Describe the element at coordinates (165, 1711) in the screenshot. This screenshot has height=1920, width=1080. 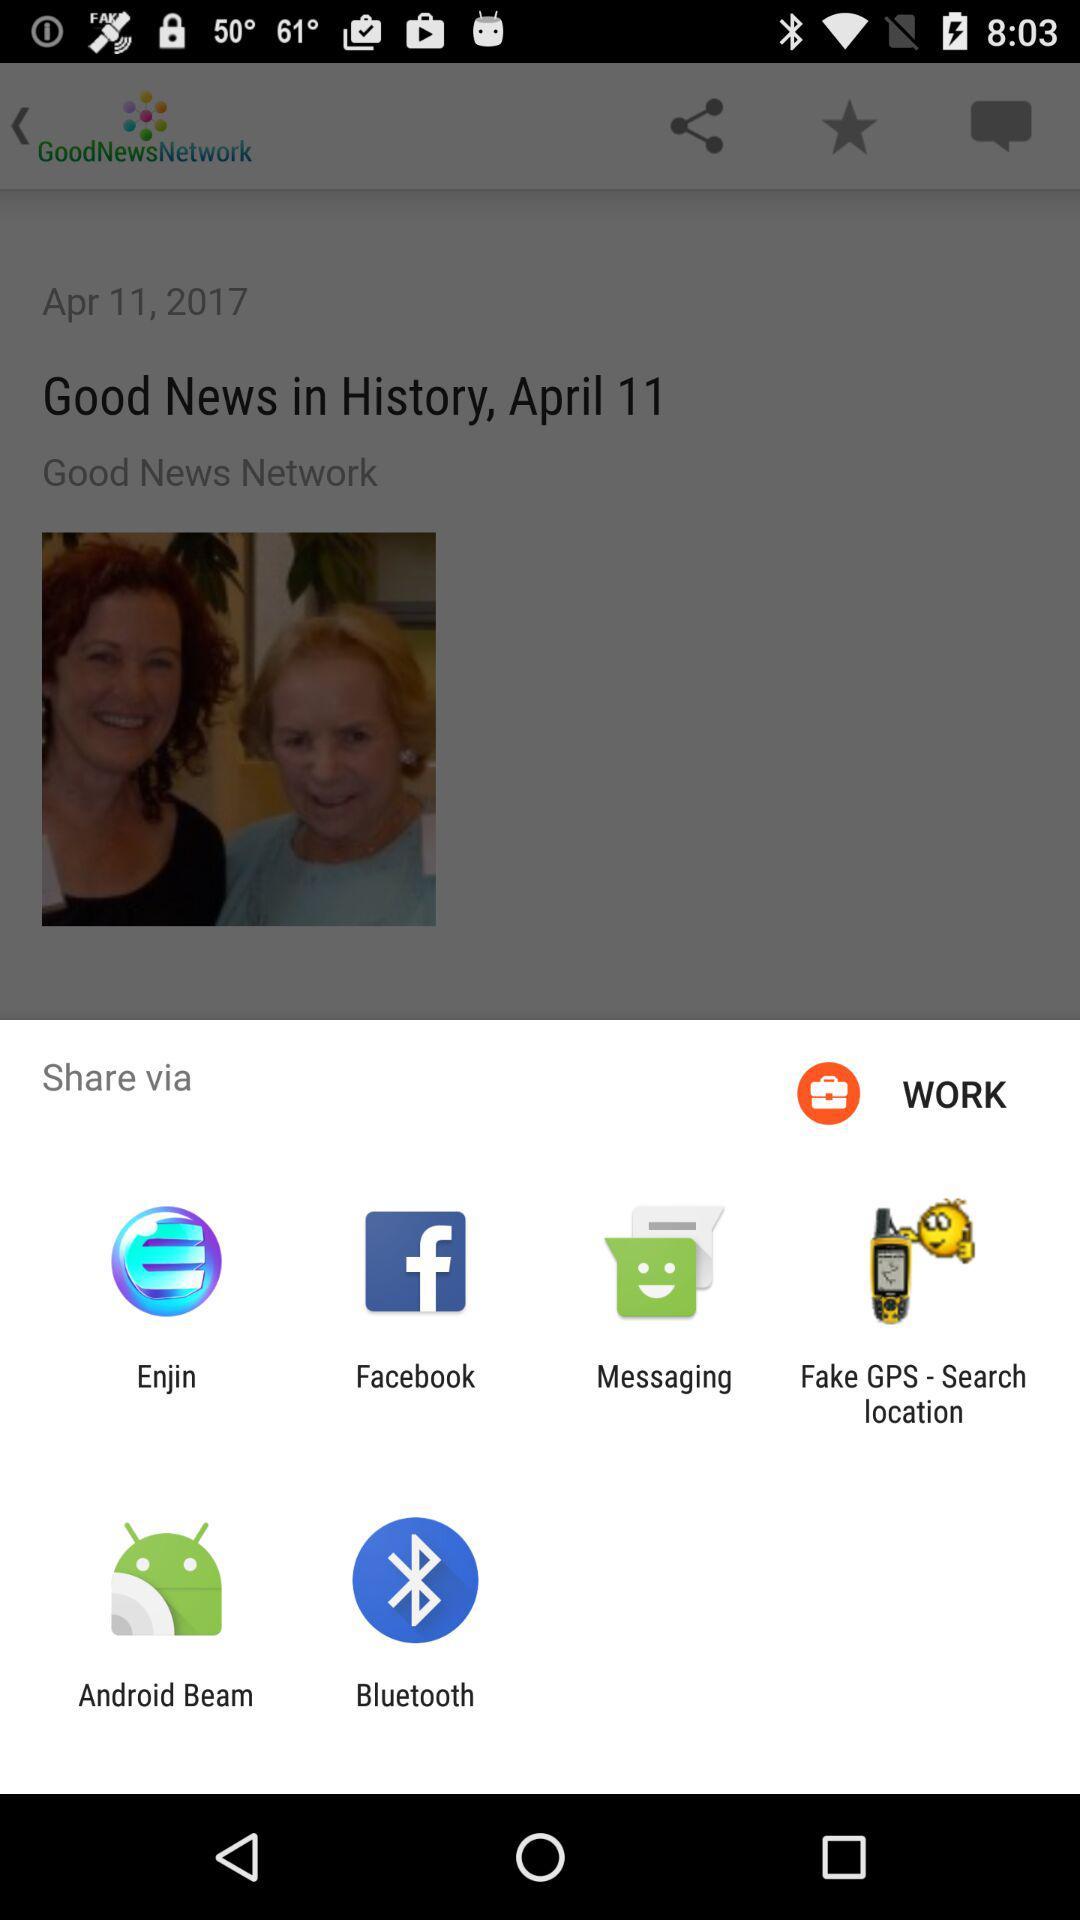
I see `the android beam` at that location.